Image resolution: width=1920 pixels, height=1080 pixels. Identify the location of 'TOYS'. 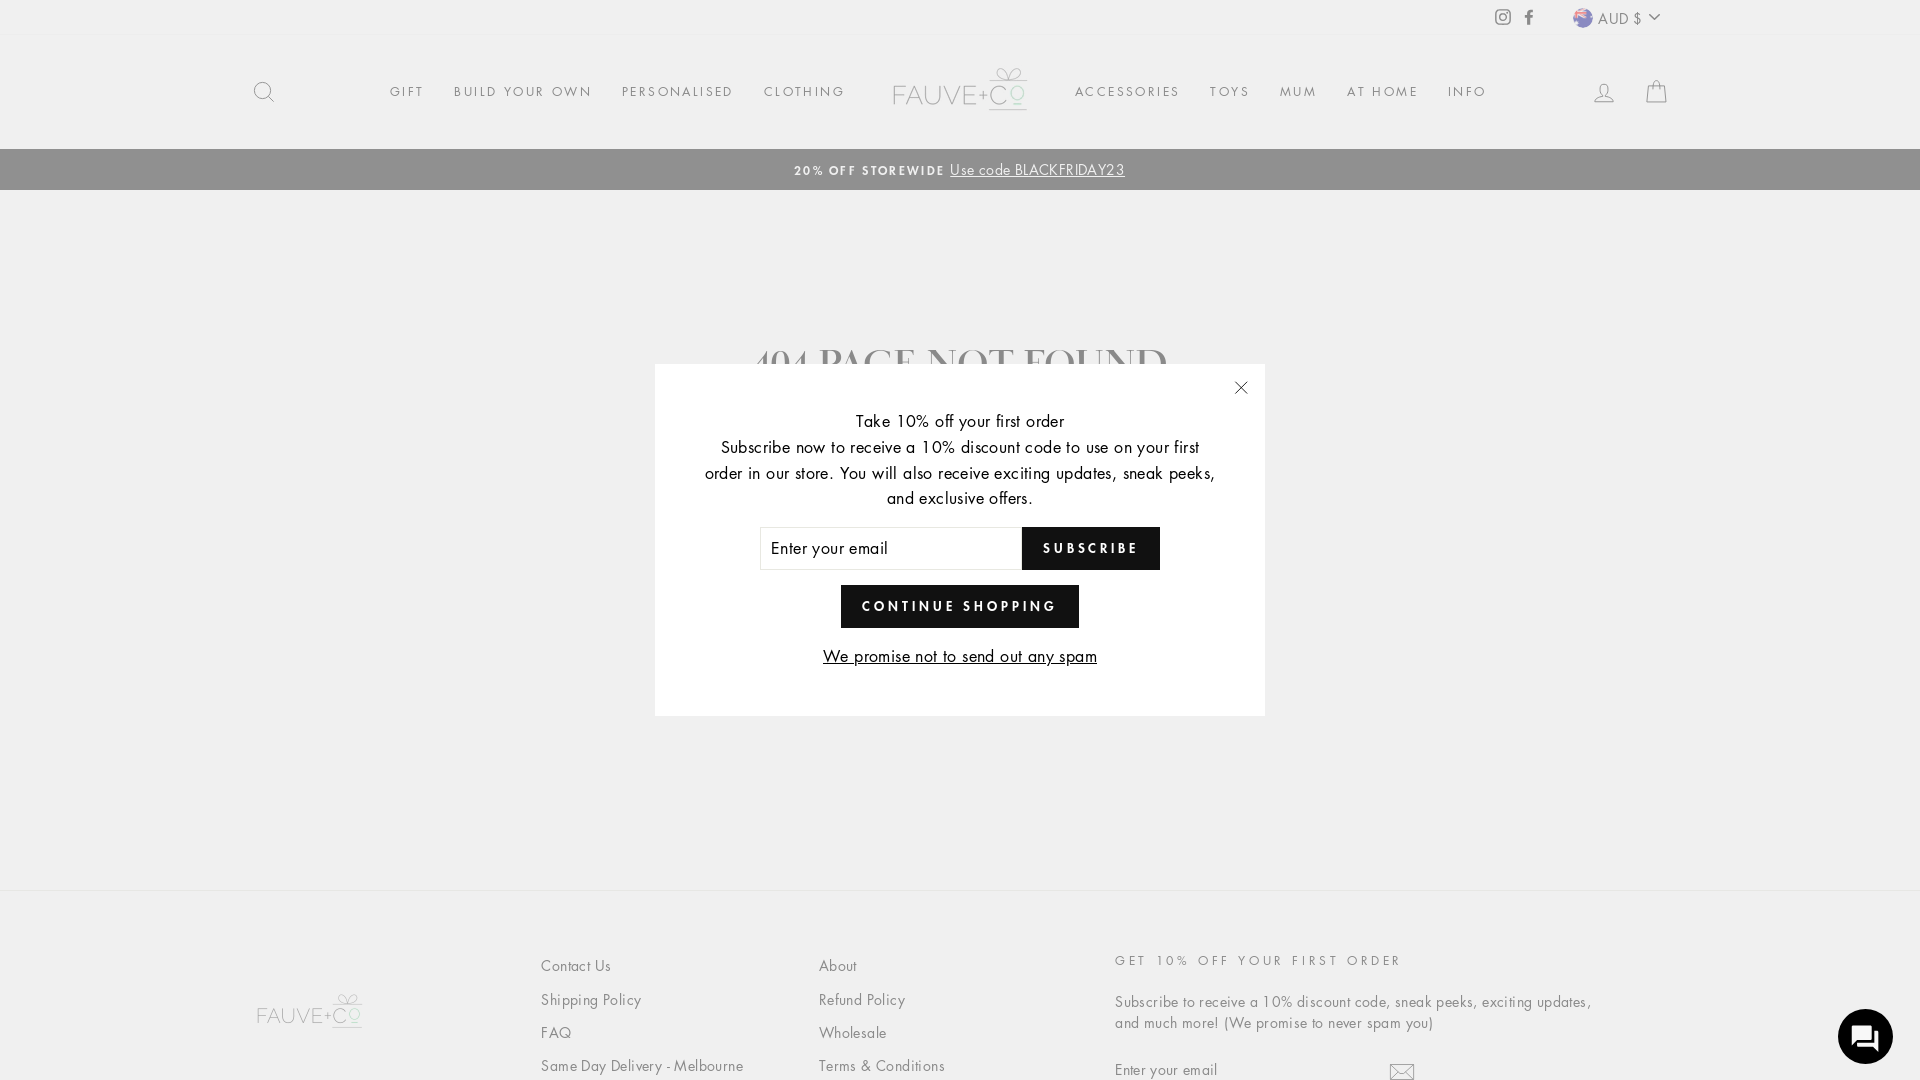
(1228, 92).